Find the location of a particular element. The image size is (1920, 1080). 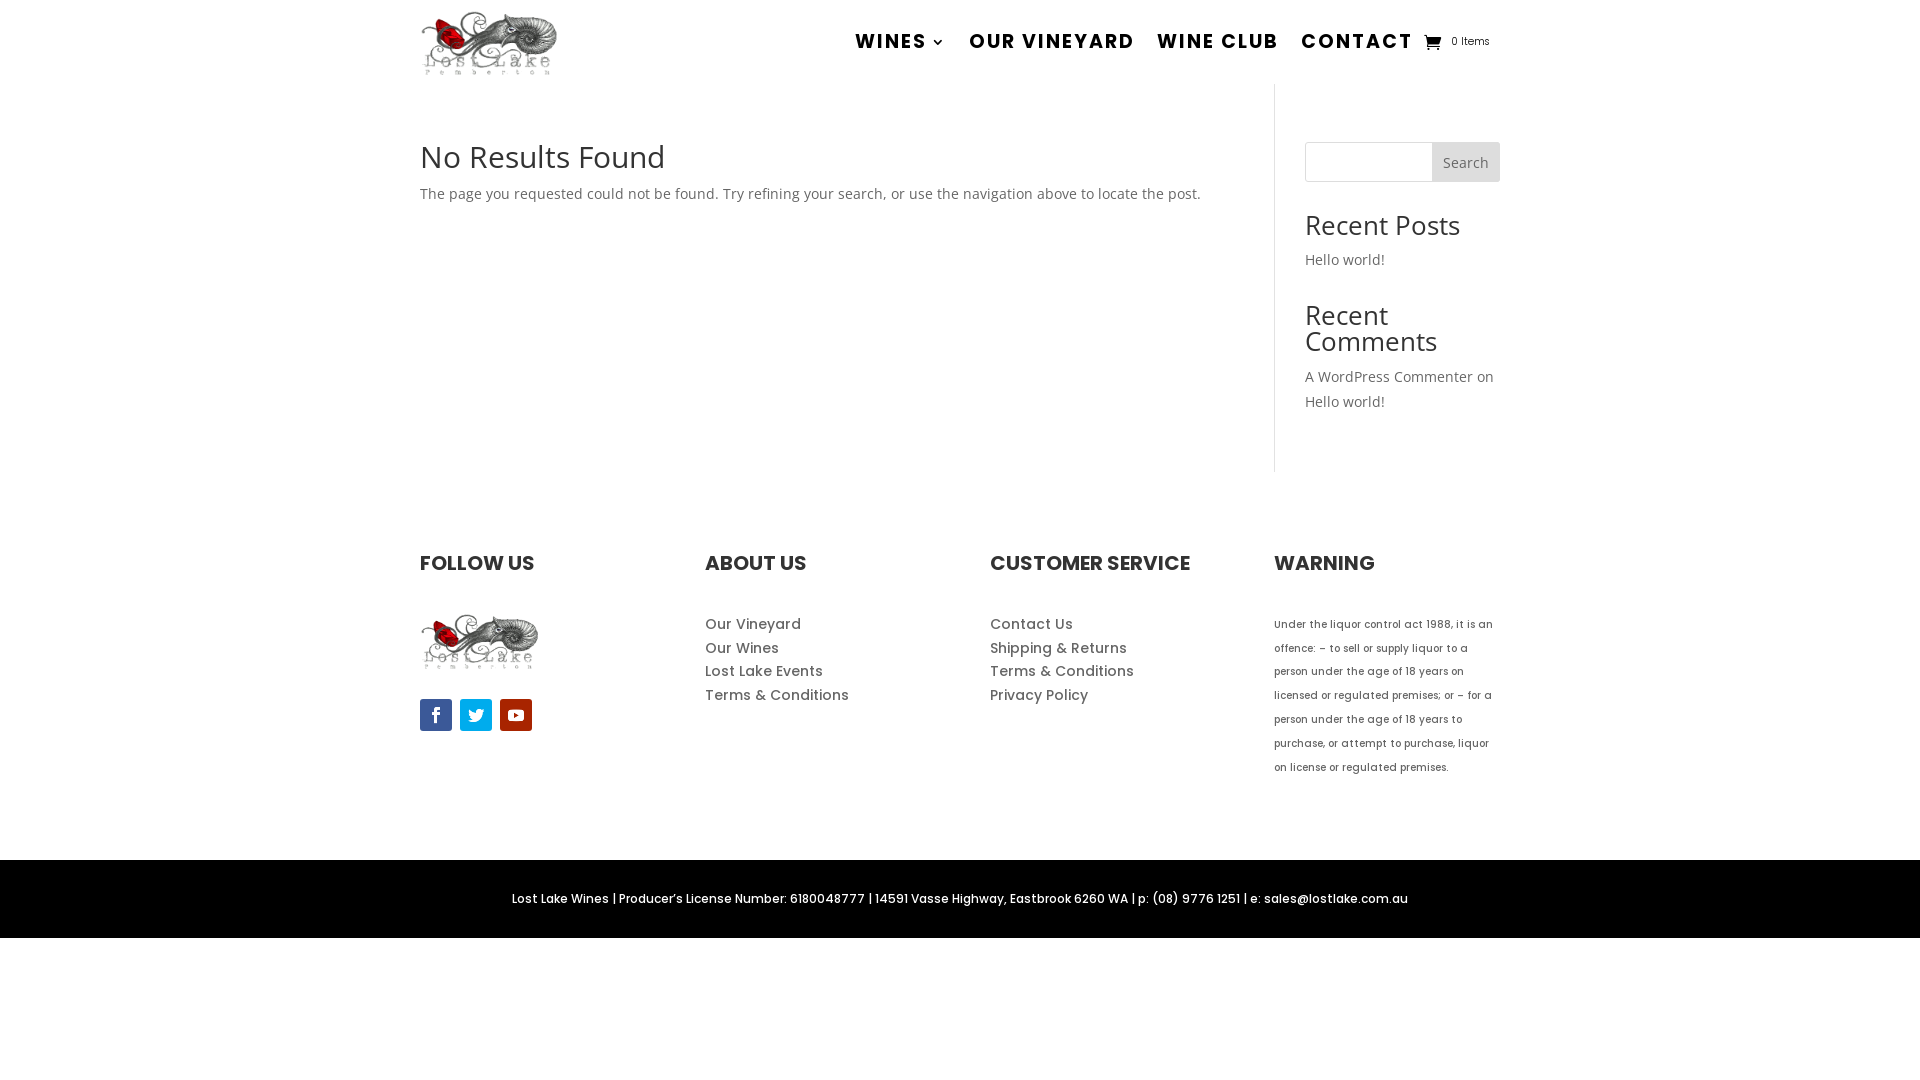

'WINE CLUB' is located at coordinates (1156, 42).